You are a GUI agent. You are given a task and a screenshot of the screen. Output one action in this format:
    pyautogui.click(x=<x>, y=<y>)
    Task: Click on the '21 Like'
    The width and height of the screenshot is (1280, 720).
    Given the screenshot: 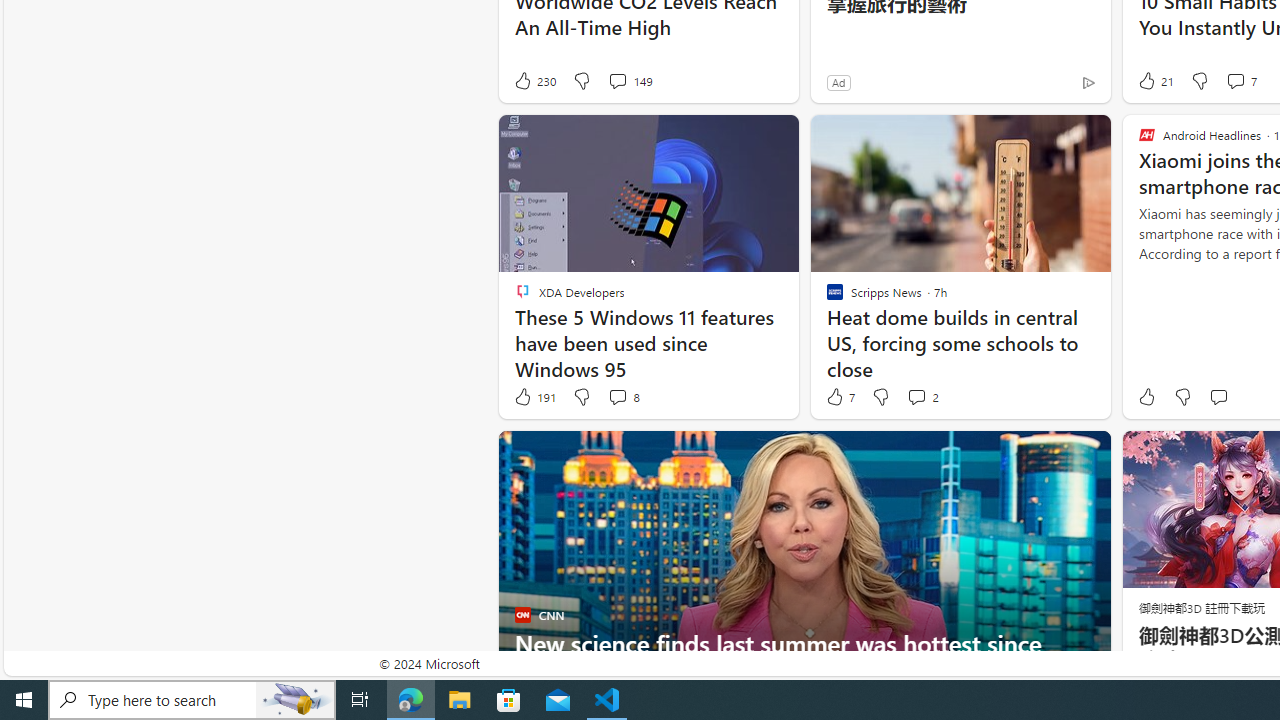 What is the action you would take?
    pyautogui.click(x=1154, y=80)
    